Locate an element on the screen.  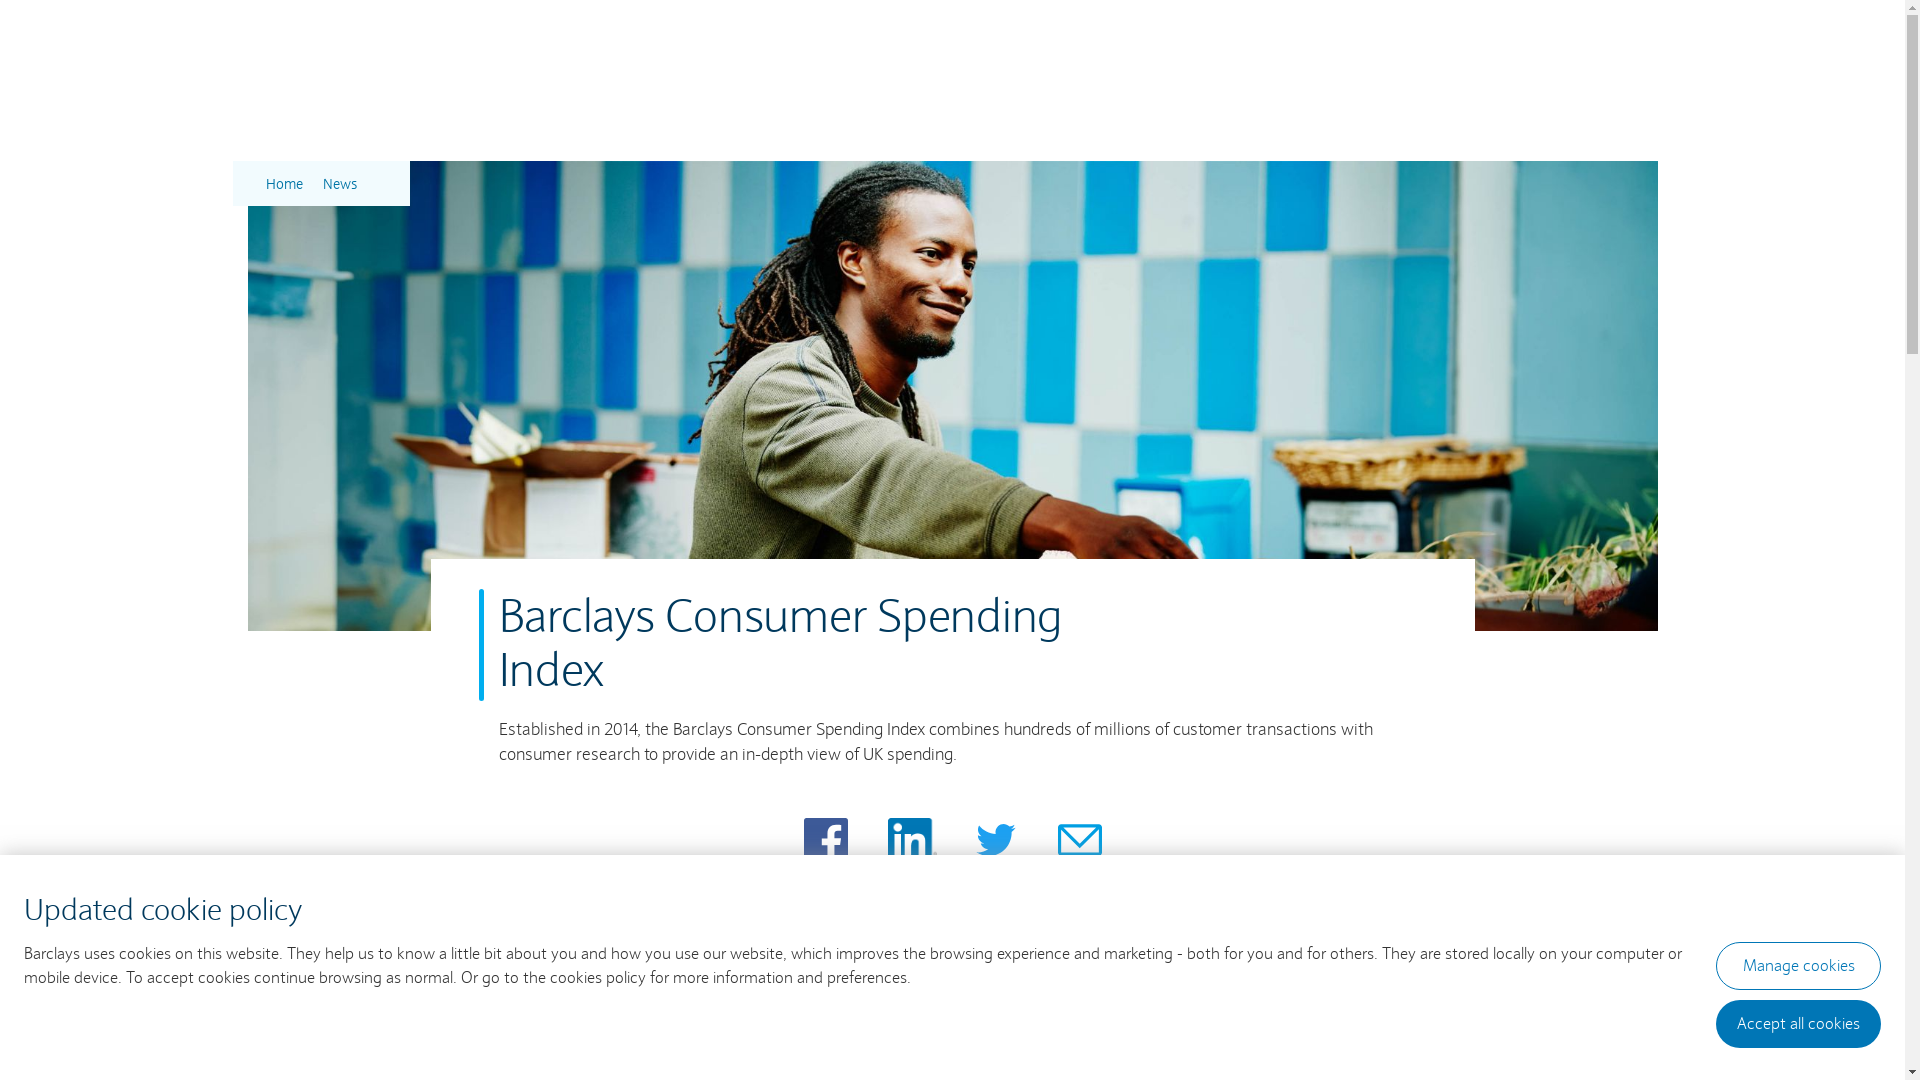
'Share page via Email' is located at coordinates (1056, 840).